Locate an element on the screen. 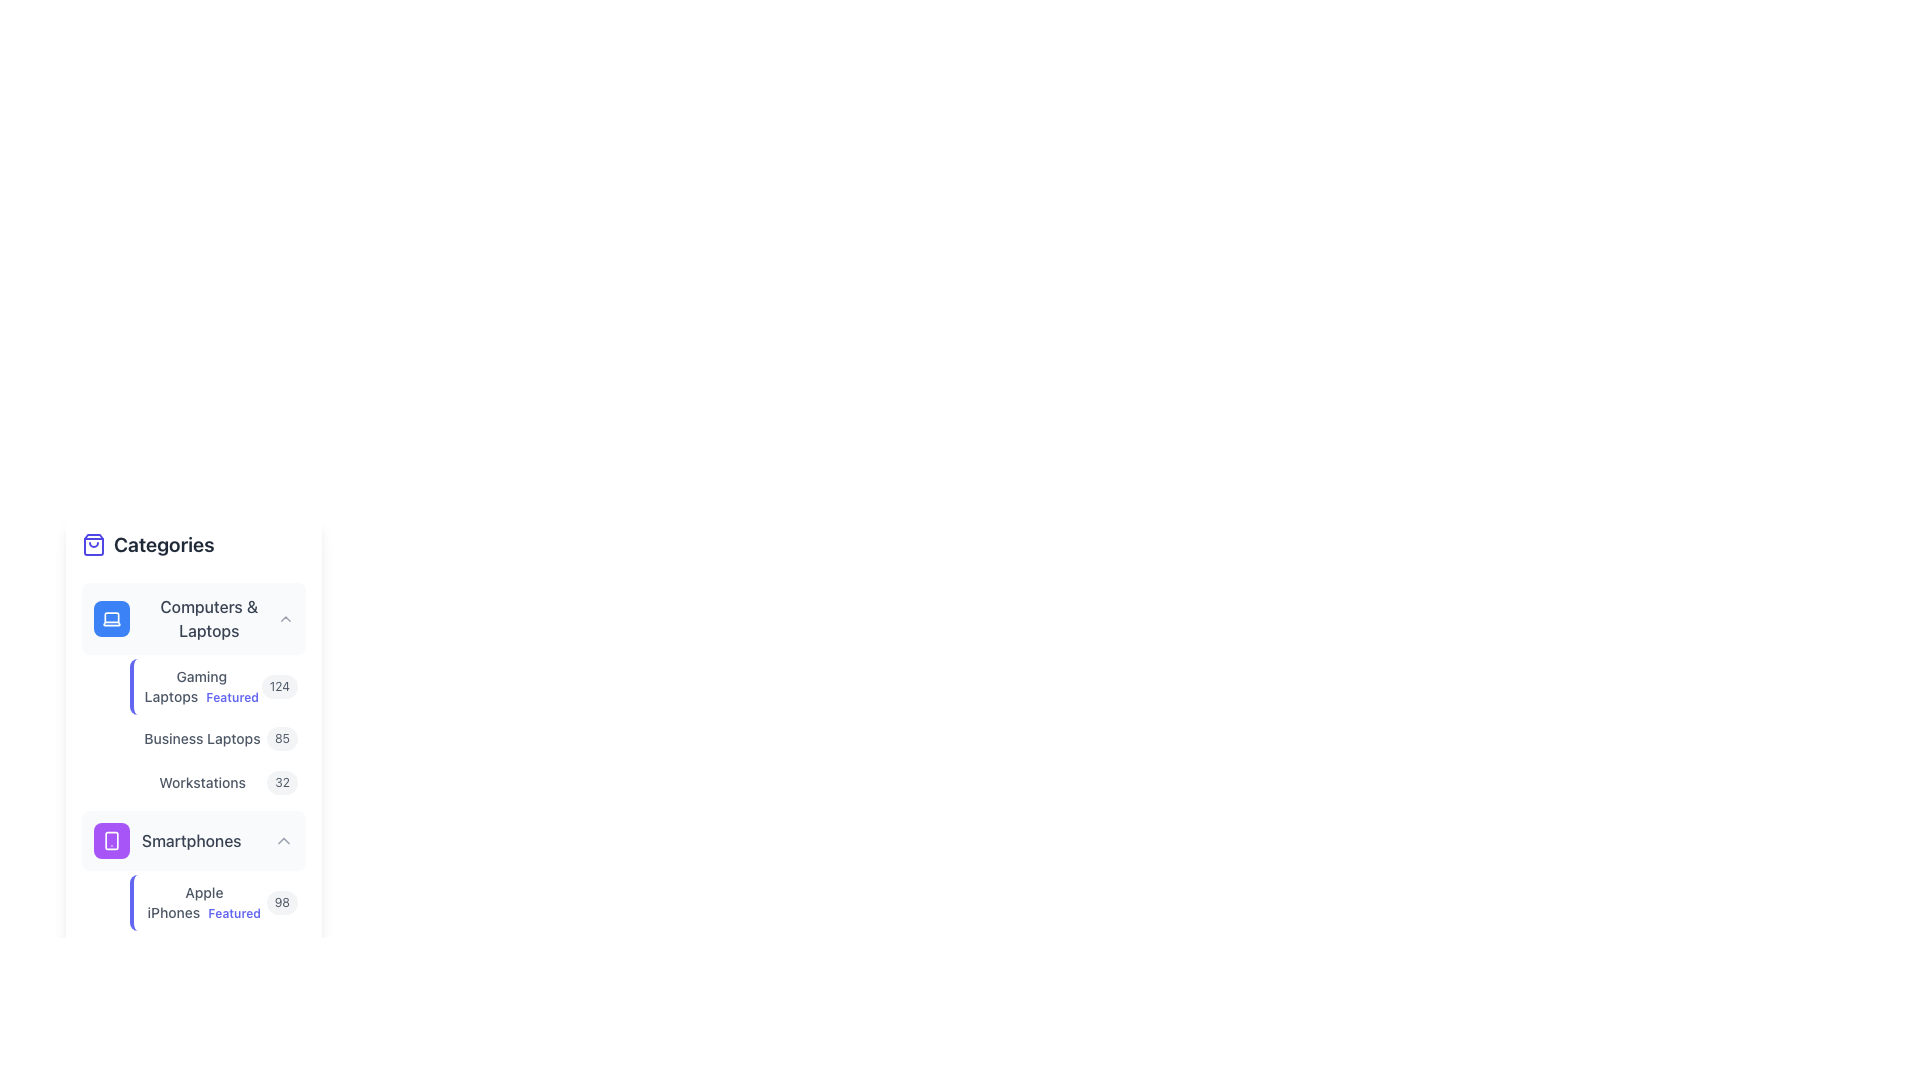 The height and width of the screenshot is (1080, 1920). the first button in the vertical list of categories is located at coordinates (193, 617).